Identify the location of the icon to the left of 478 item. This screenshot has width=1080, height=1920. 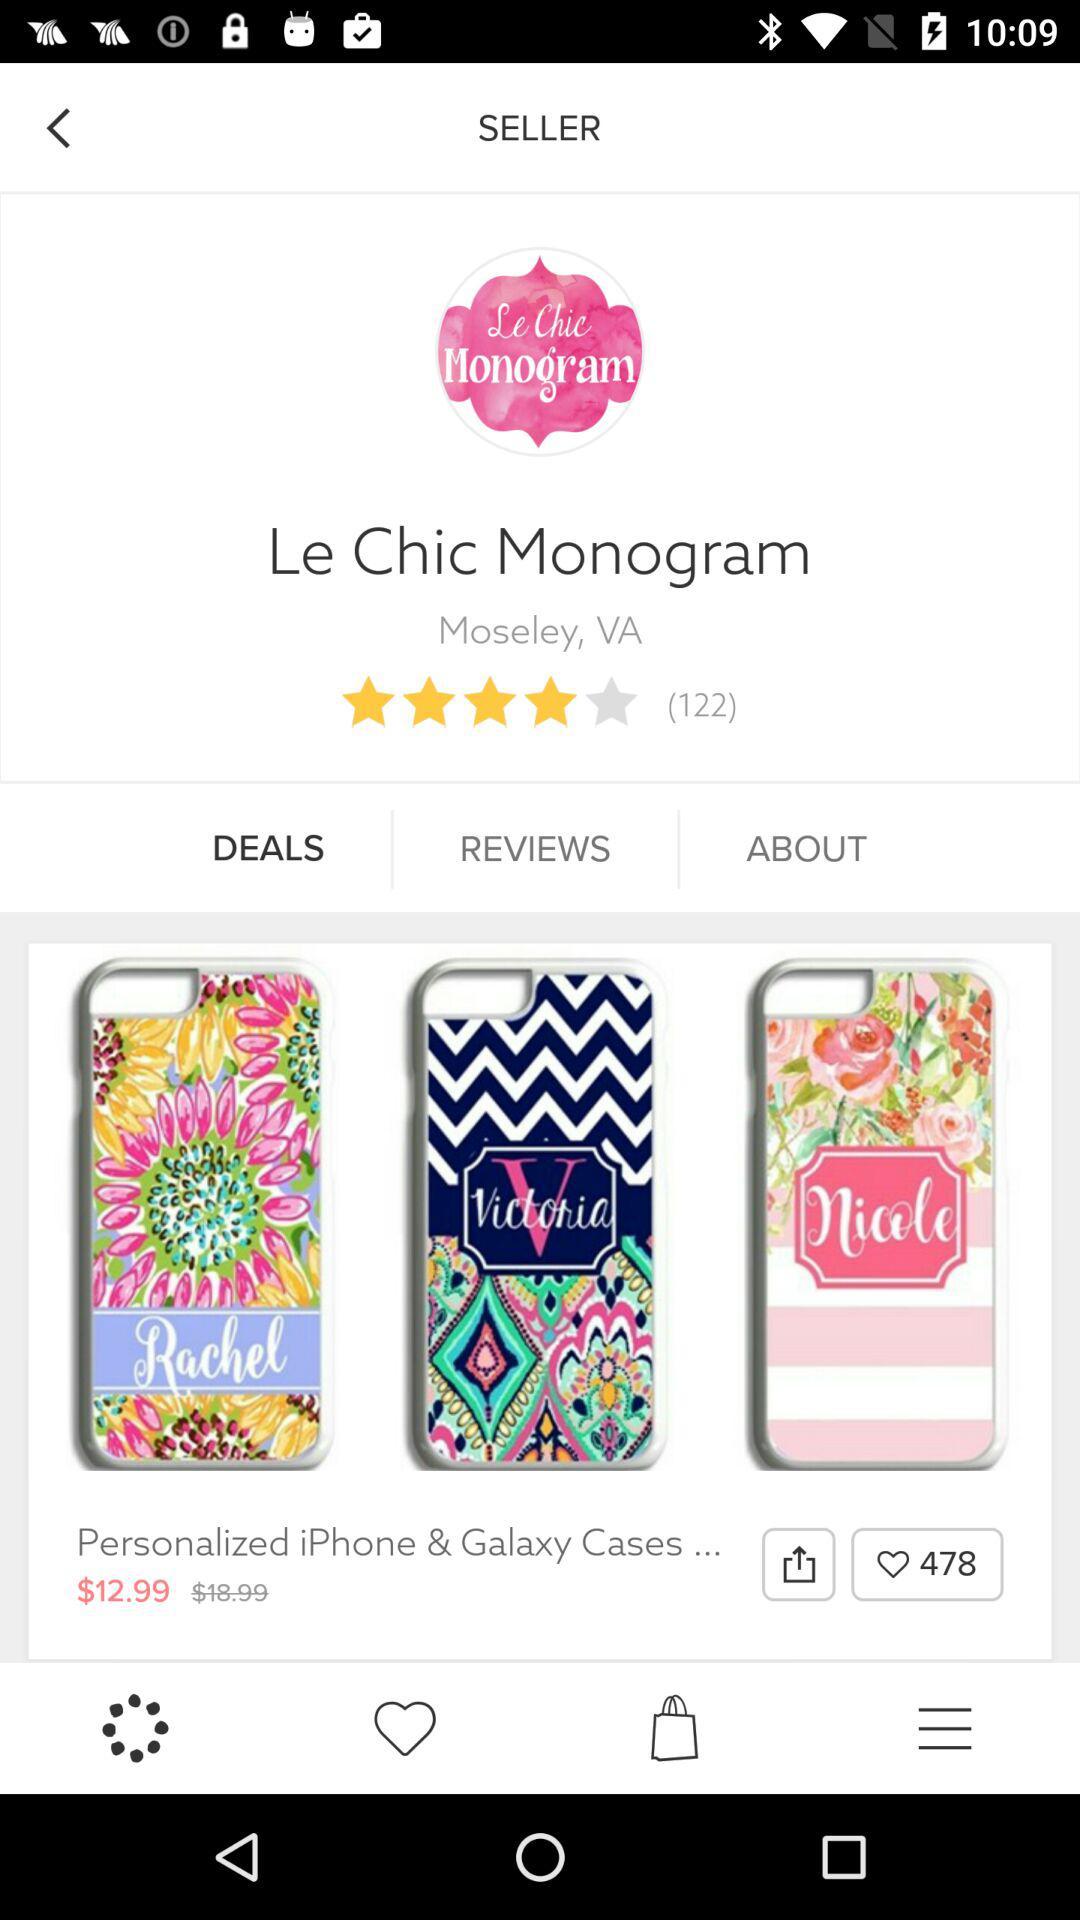
(797, 1563).